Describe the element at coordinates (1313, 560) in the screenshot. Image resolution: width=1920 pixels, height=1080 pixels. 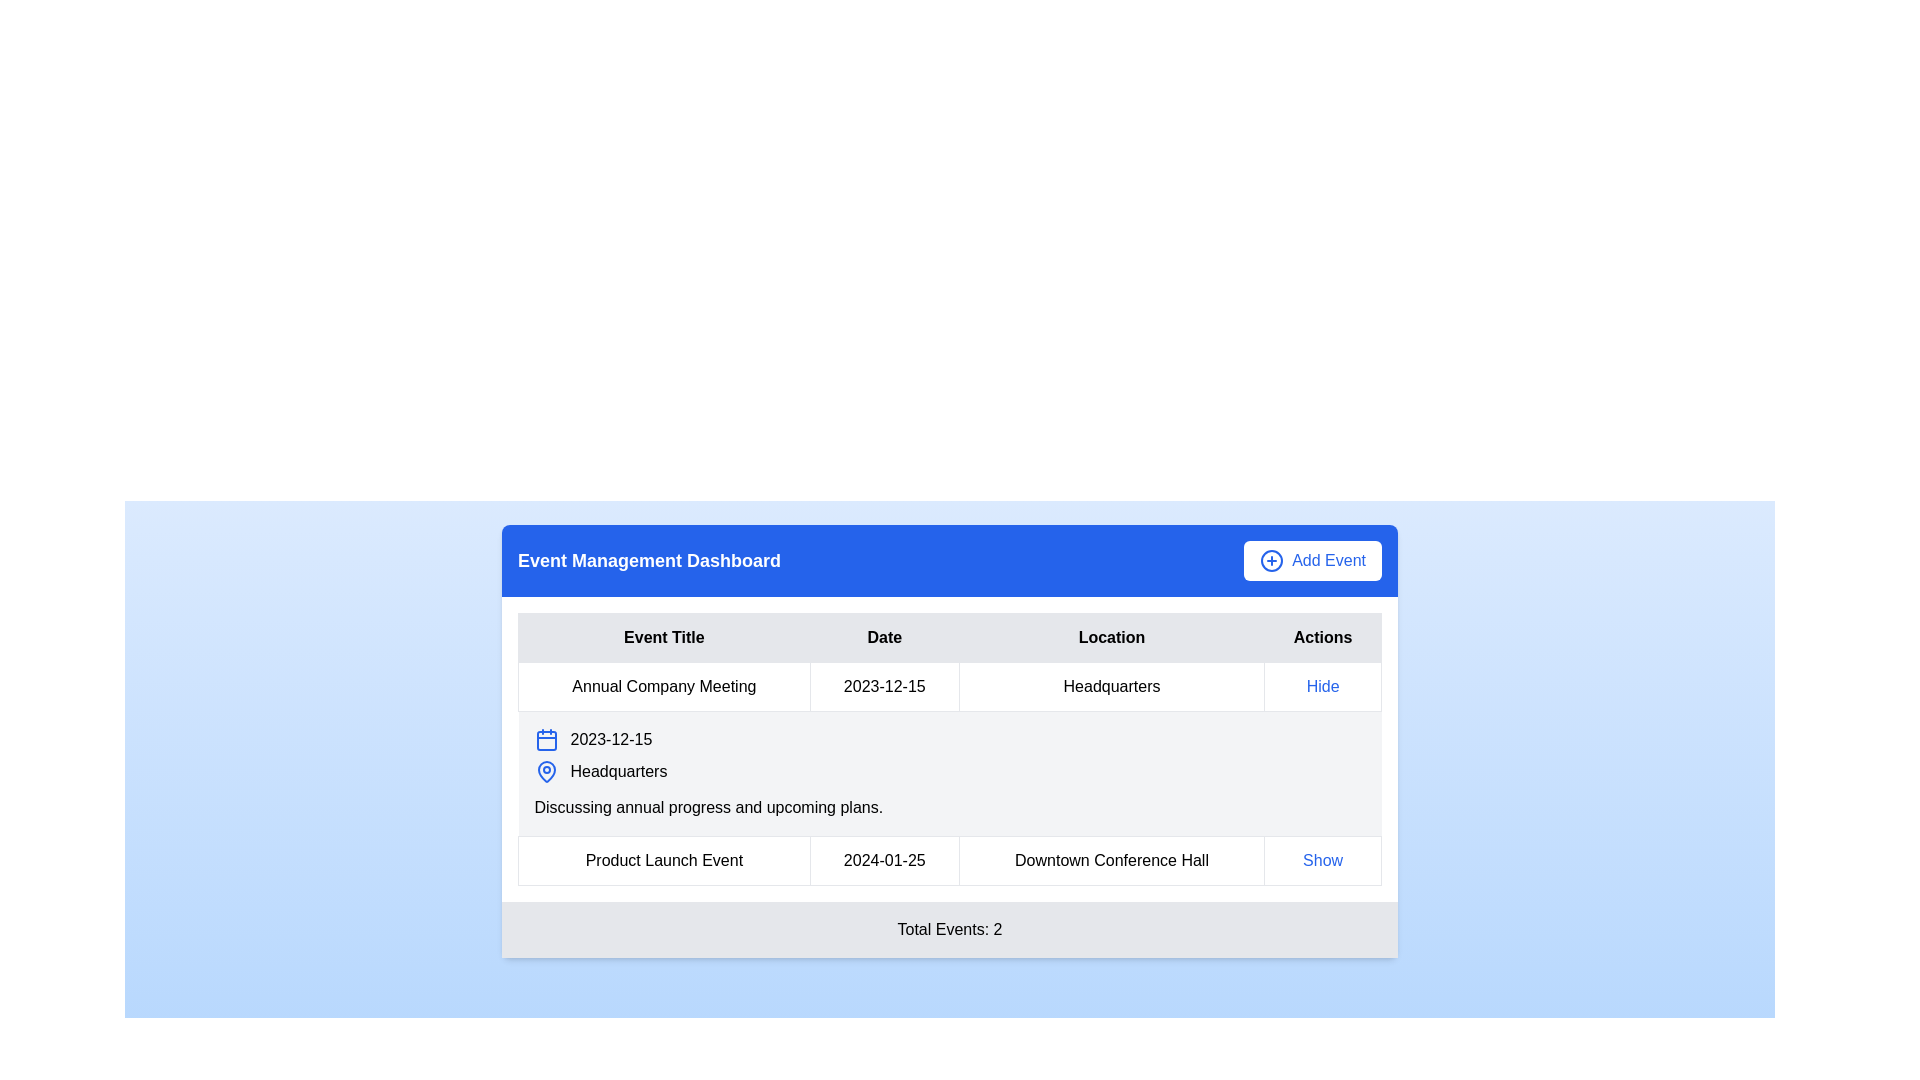
I see `the 'Add New Event' button located in the top-right corner of the blue header section titled 'Event Management Dashboard' to modify its background color` at that location.